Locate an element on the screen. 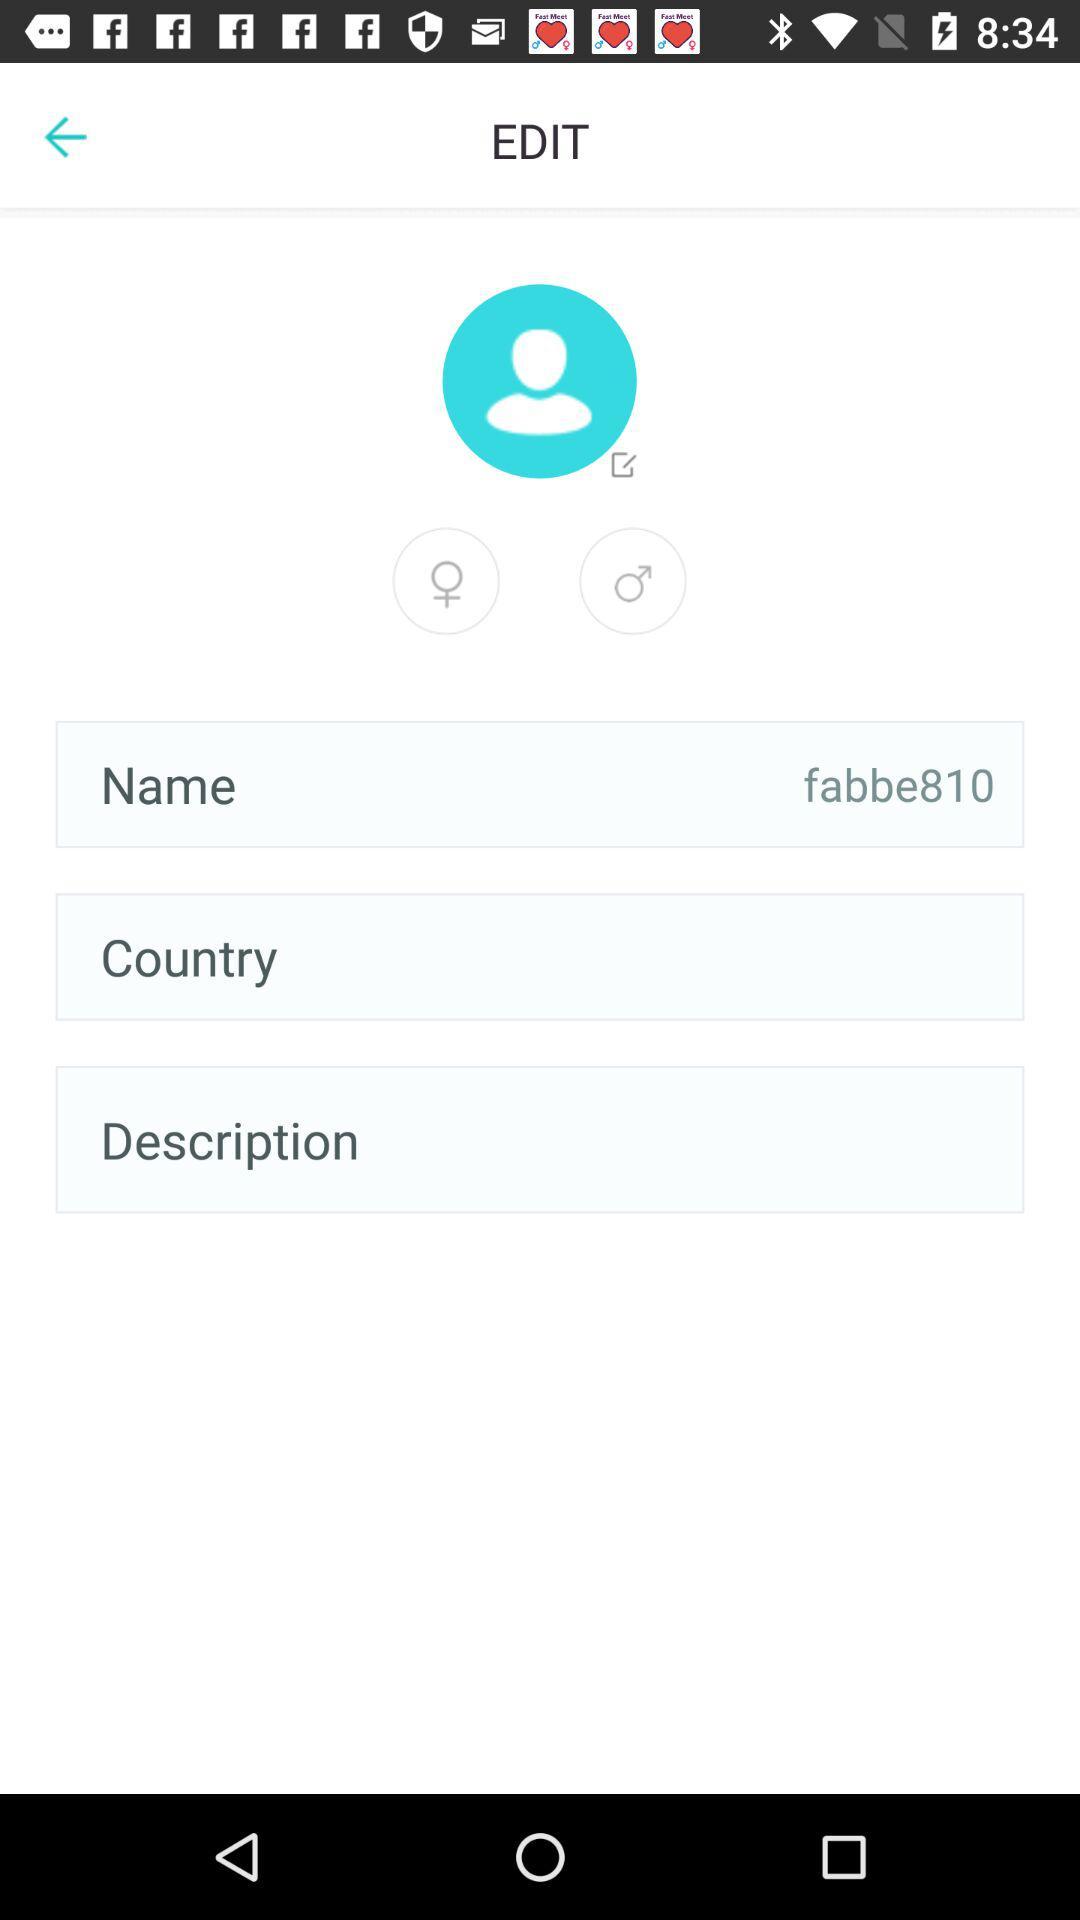 The width and height of the screenshot is (1080, 1920). the avatar icon is located at coordinates (538, 381).